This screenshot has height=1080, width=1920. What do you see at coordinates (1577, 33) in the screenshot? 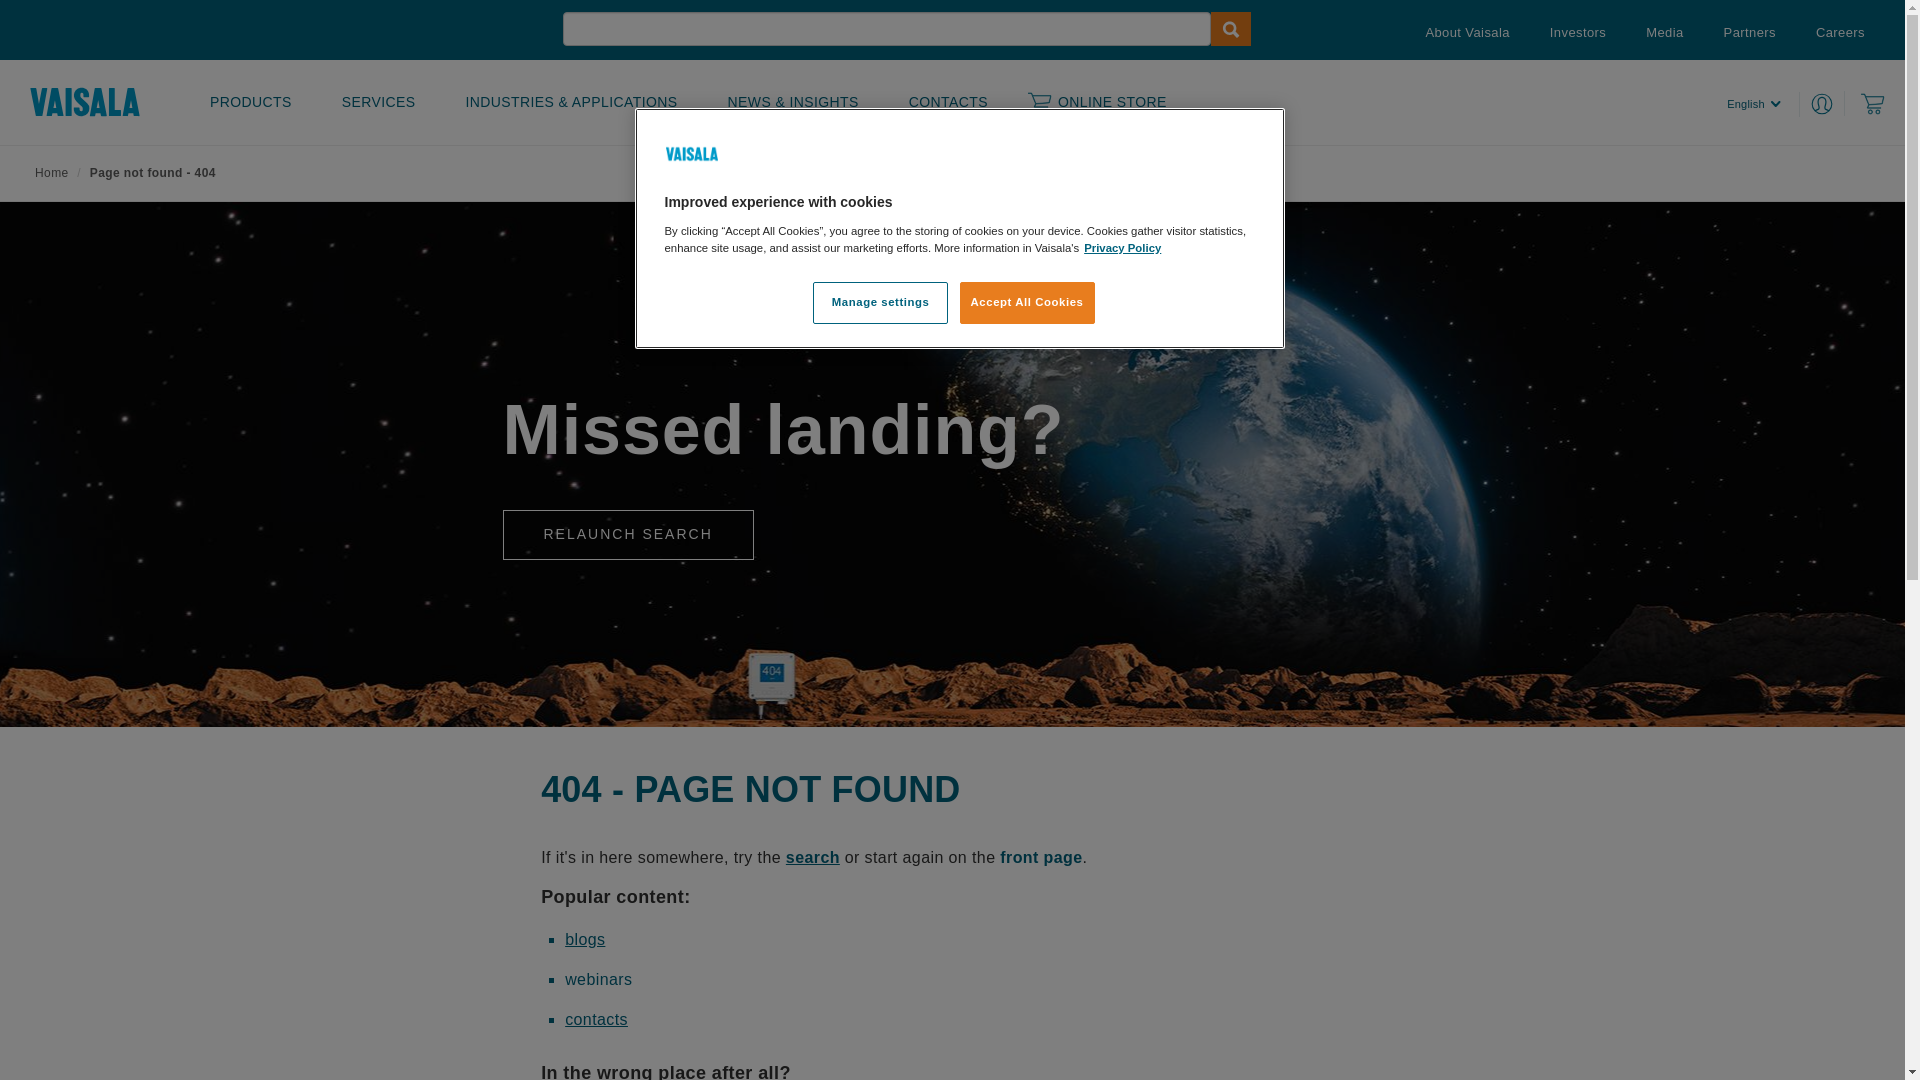
I see `'Investors'` at bounding box center [1577, 33].